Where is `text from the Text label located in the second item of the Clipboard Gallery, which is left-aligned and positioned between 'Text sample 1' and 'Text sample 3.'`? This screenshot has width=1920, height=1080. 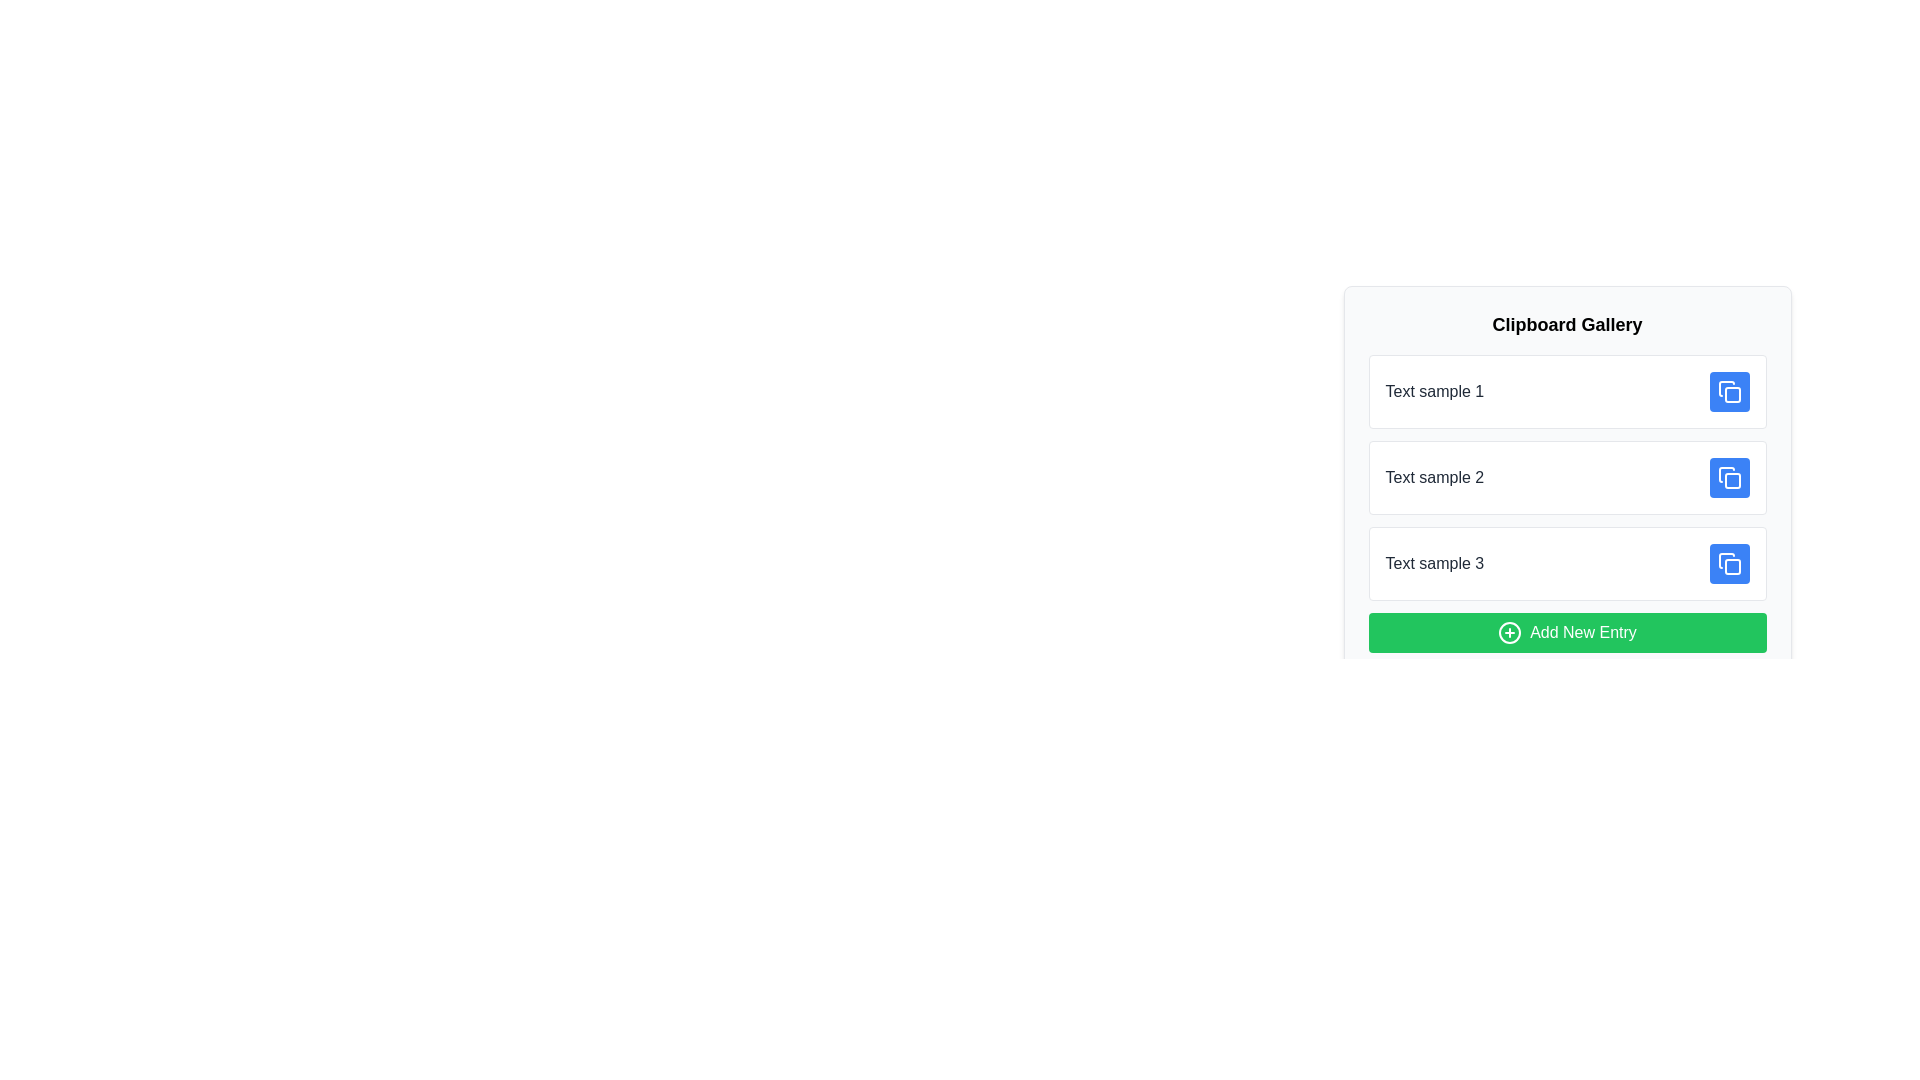
text from the Text label located in the second item of the Clipboard Gallery, which is left-aligned and positioned between 'Text sample 1' and 'Text sample 3.' is located at coordinates (1433, 478).